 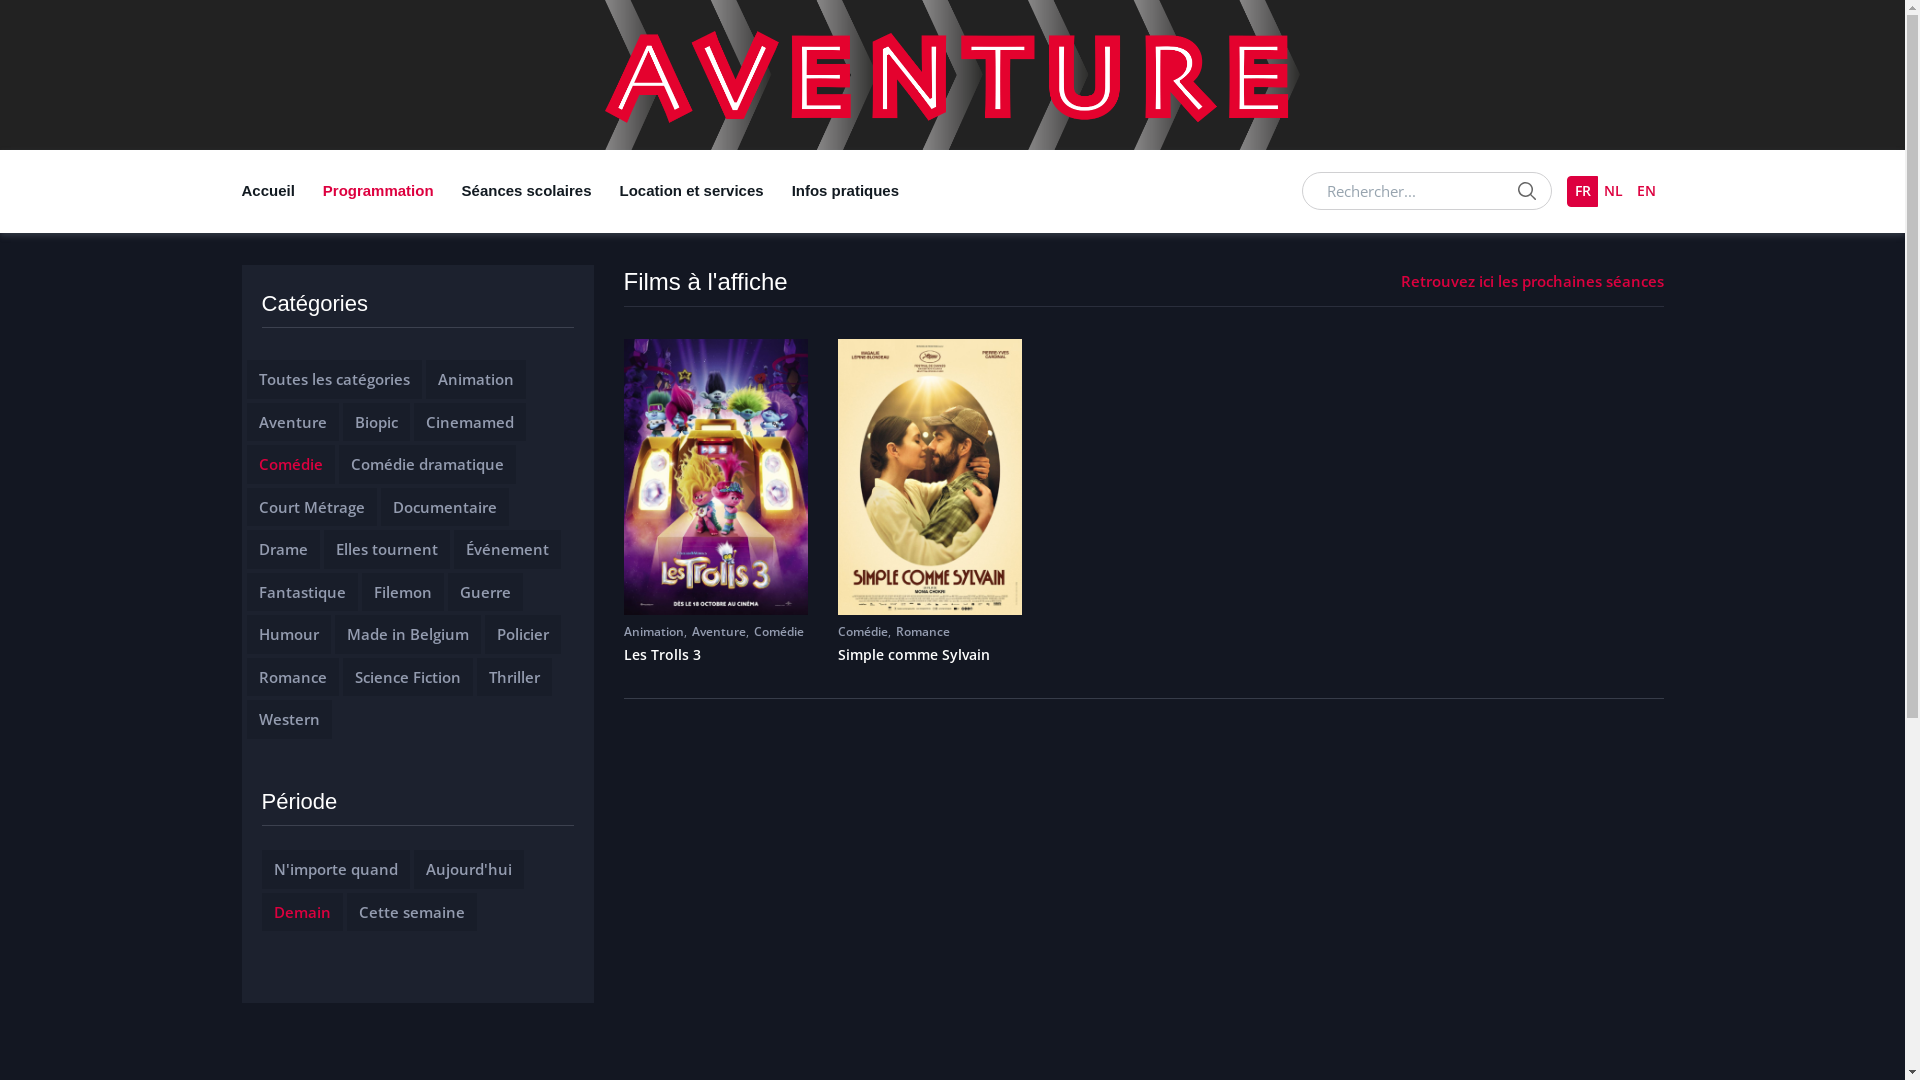 I want to click on 'Policier', so click(x=522, y=633).